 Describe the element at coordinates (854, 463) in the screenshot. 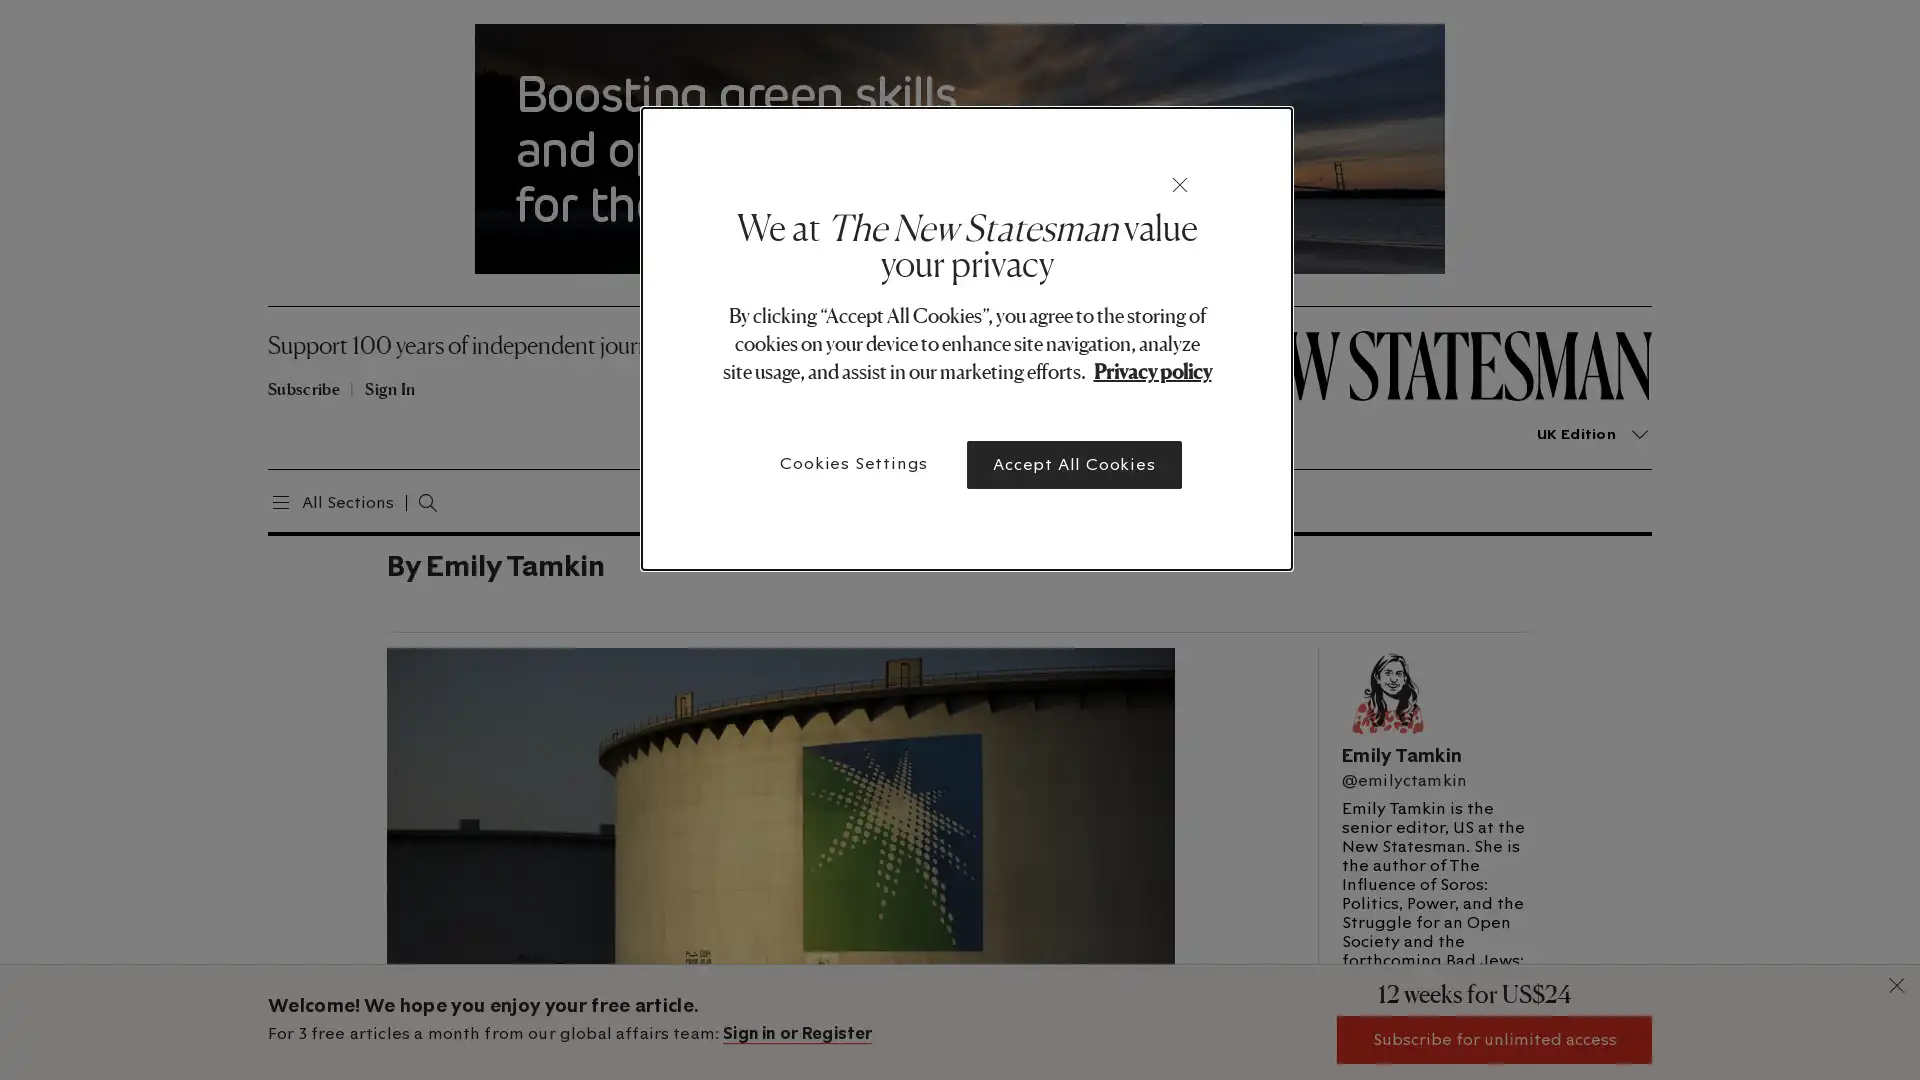

I see `Cookies Settings` at that location.